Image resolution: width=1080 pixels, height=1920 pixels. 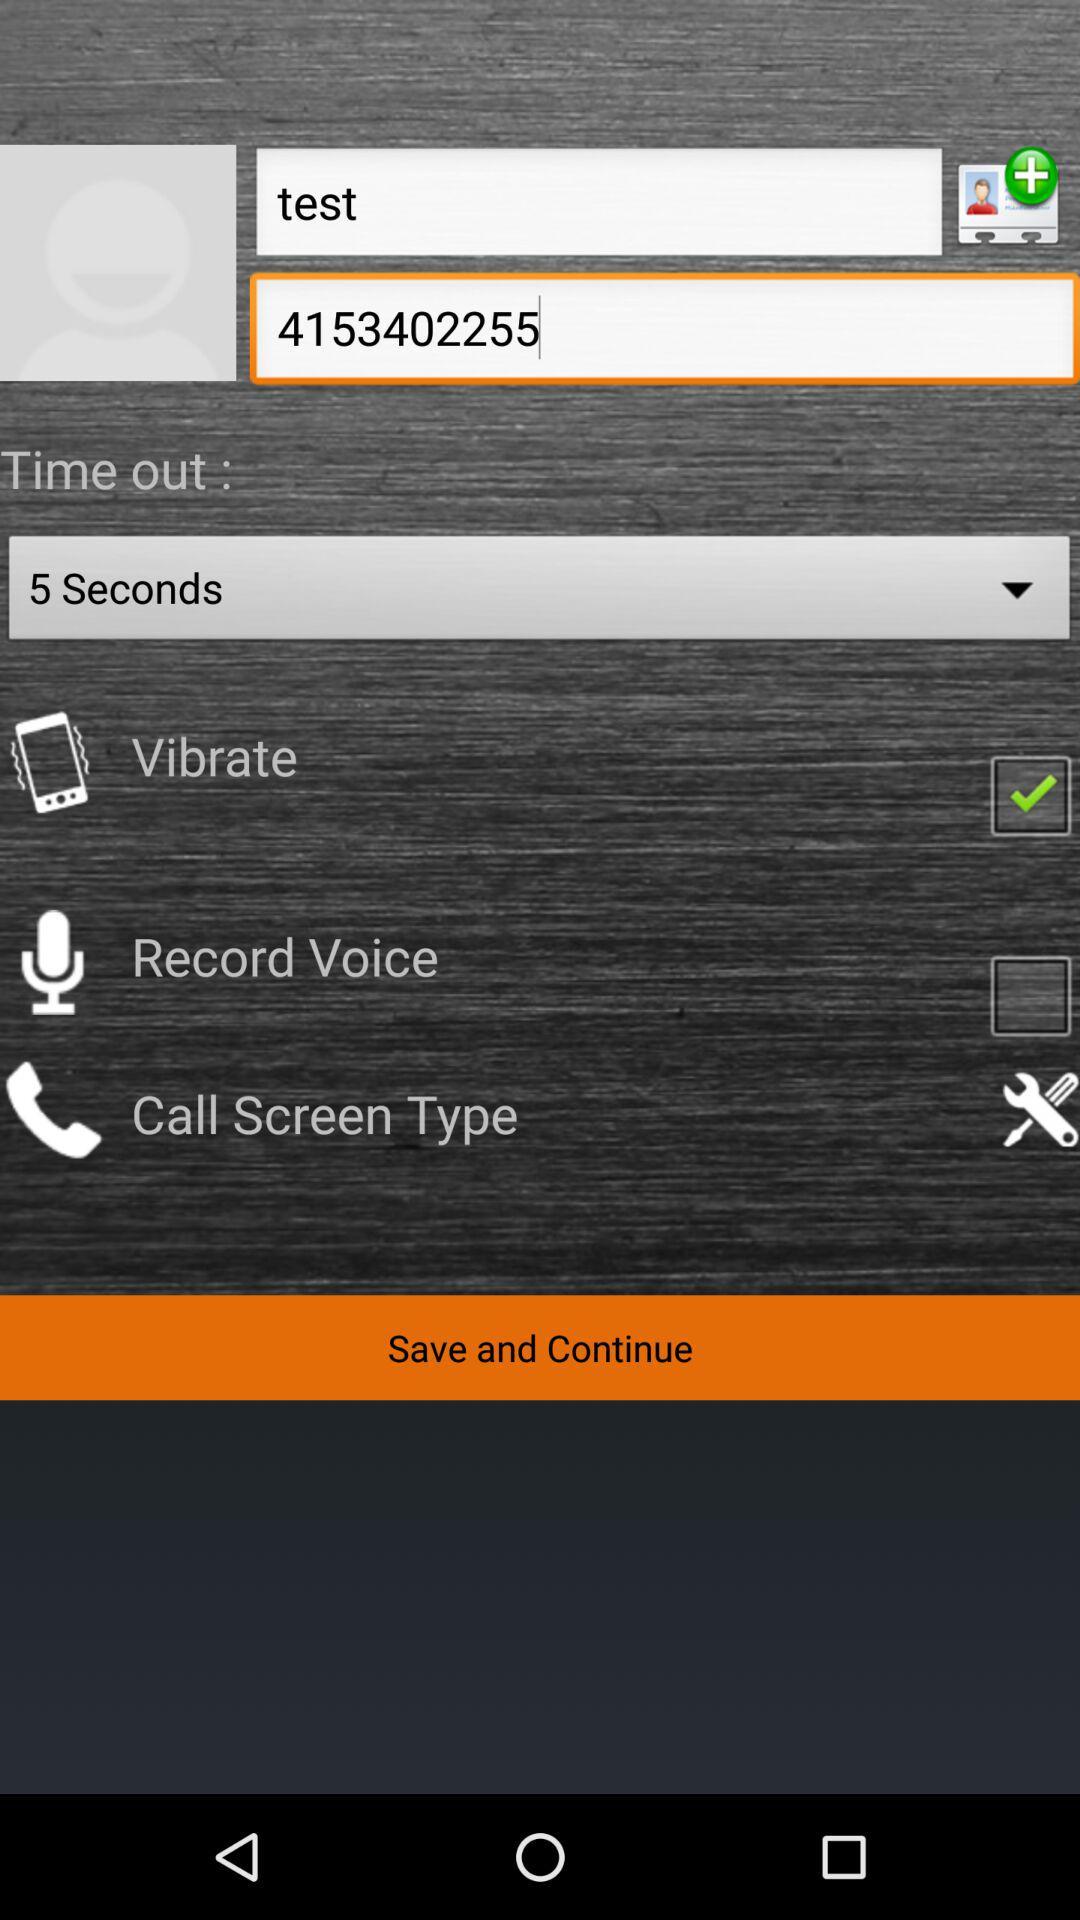 What do you see at coordinates (1039, 1109) in the screenshot?
I see `setting` at bounding box center [1039, 1109].